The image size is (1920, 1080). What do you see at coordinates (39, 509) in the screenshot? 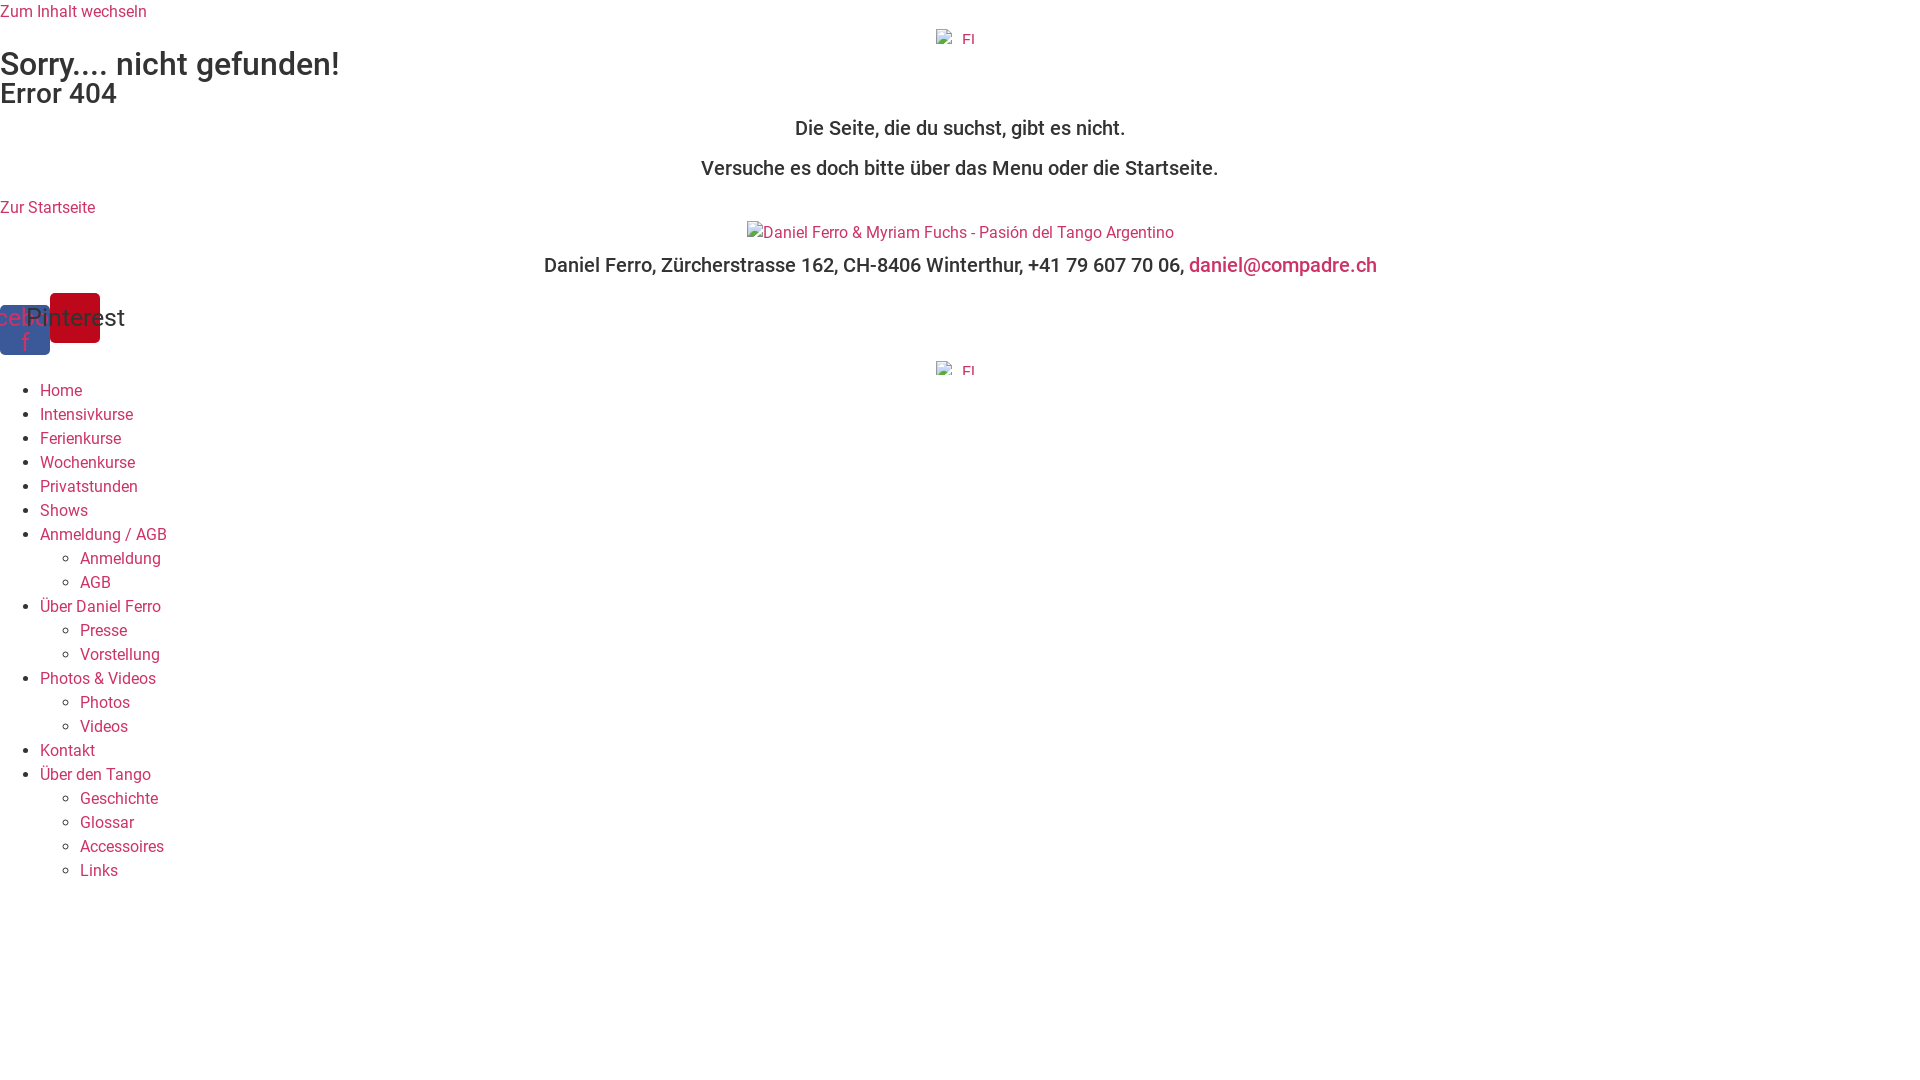
I see `'Shows'` at bounding box center [39, 509].